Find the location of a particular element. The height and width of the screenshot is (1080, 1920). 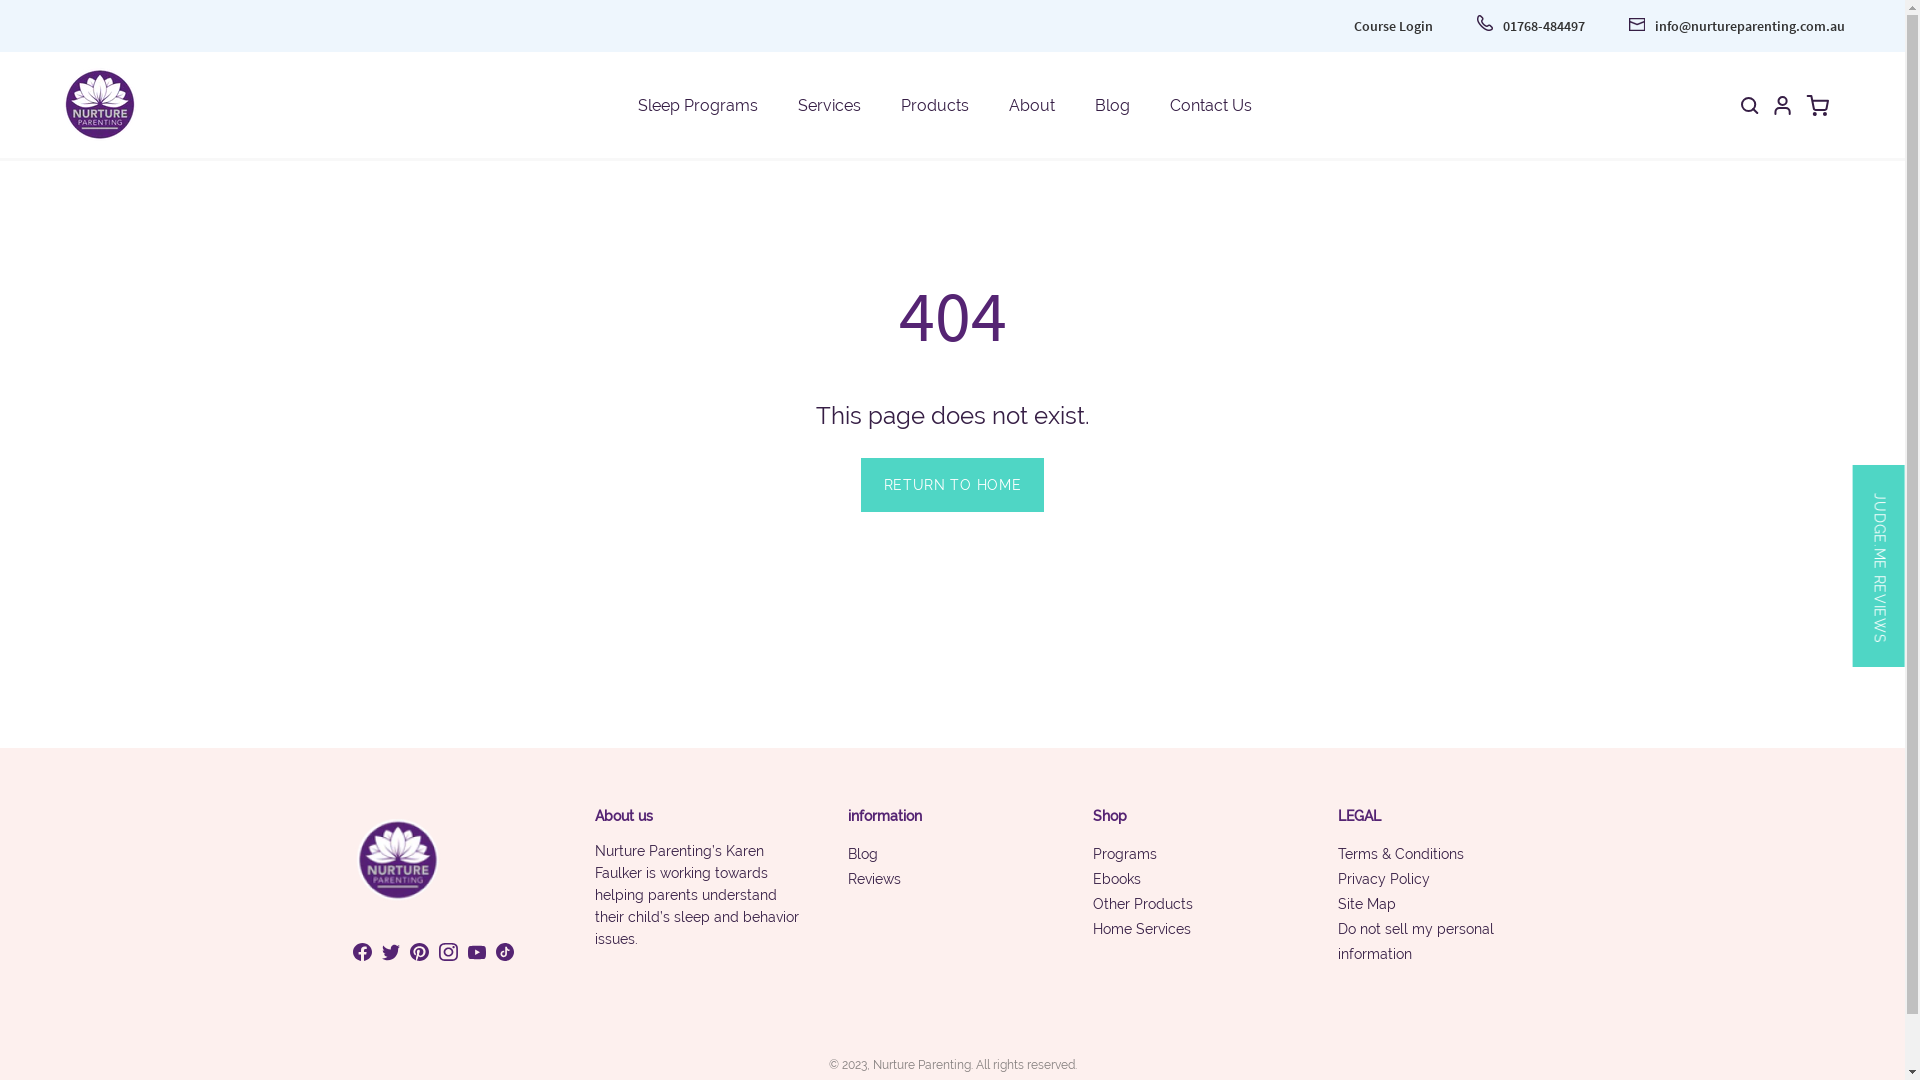

'Open search bar' is located at coordinates (1740, 104).